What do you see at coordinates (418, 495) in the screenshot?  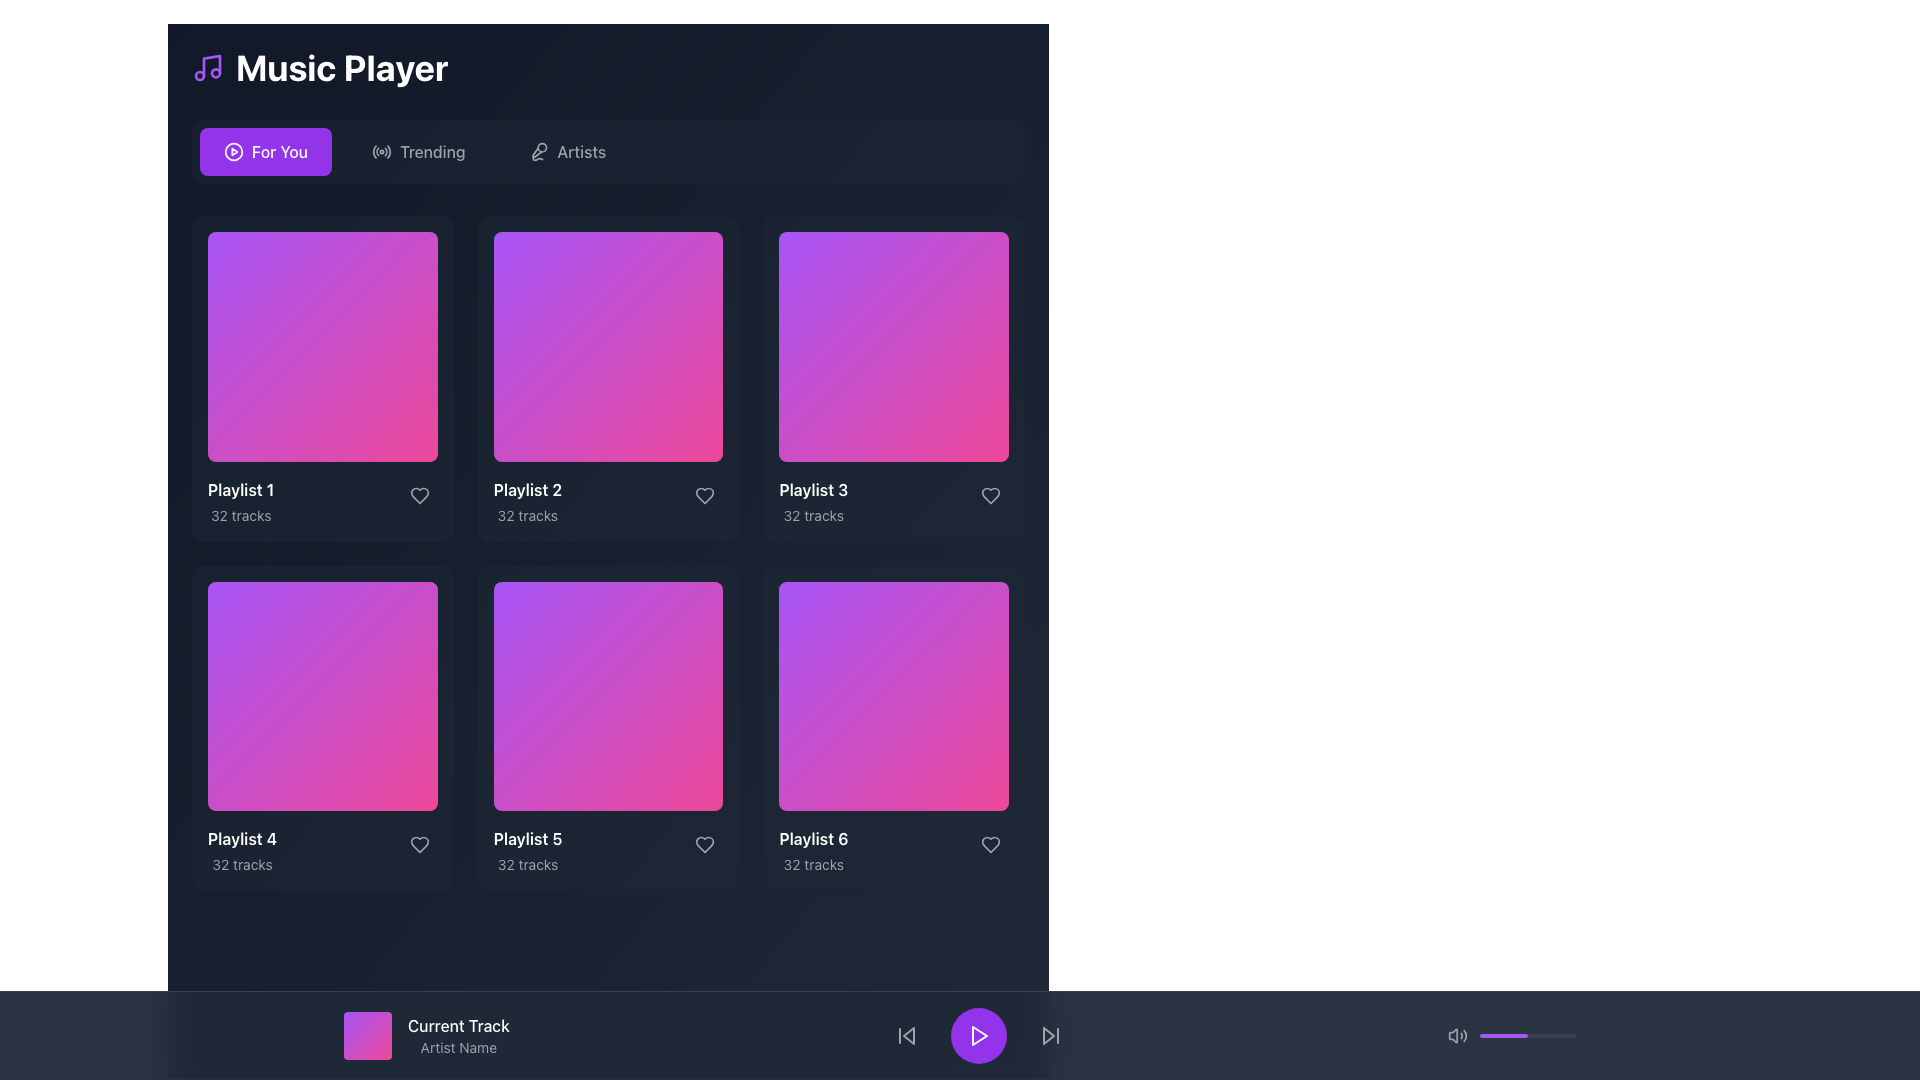 I see `the heart-shaped icon button representing the 'like' action, located adjacent to the lower-right corner of 'Playlist 1'` at bounding box center [418, 495].